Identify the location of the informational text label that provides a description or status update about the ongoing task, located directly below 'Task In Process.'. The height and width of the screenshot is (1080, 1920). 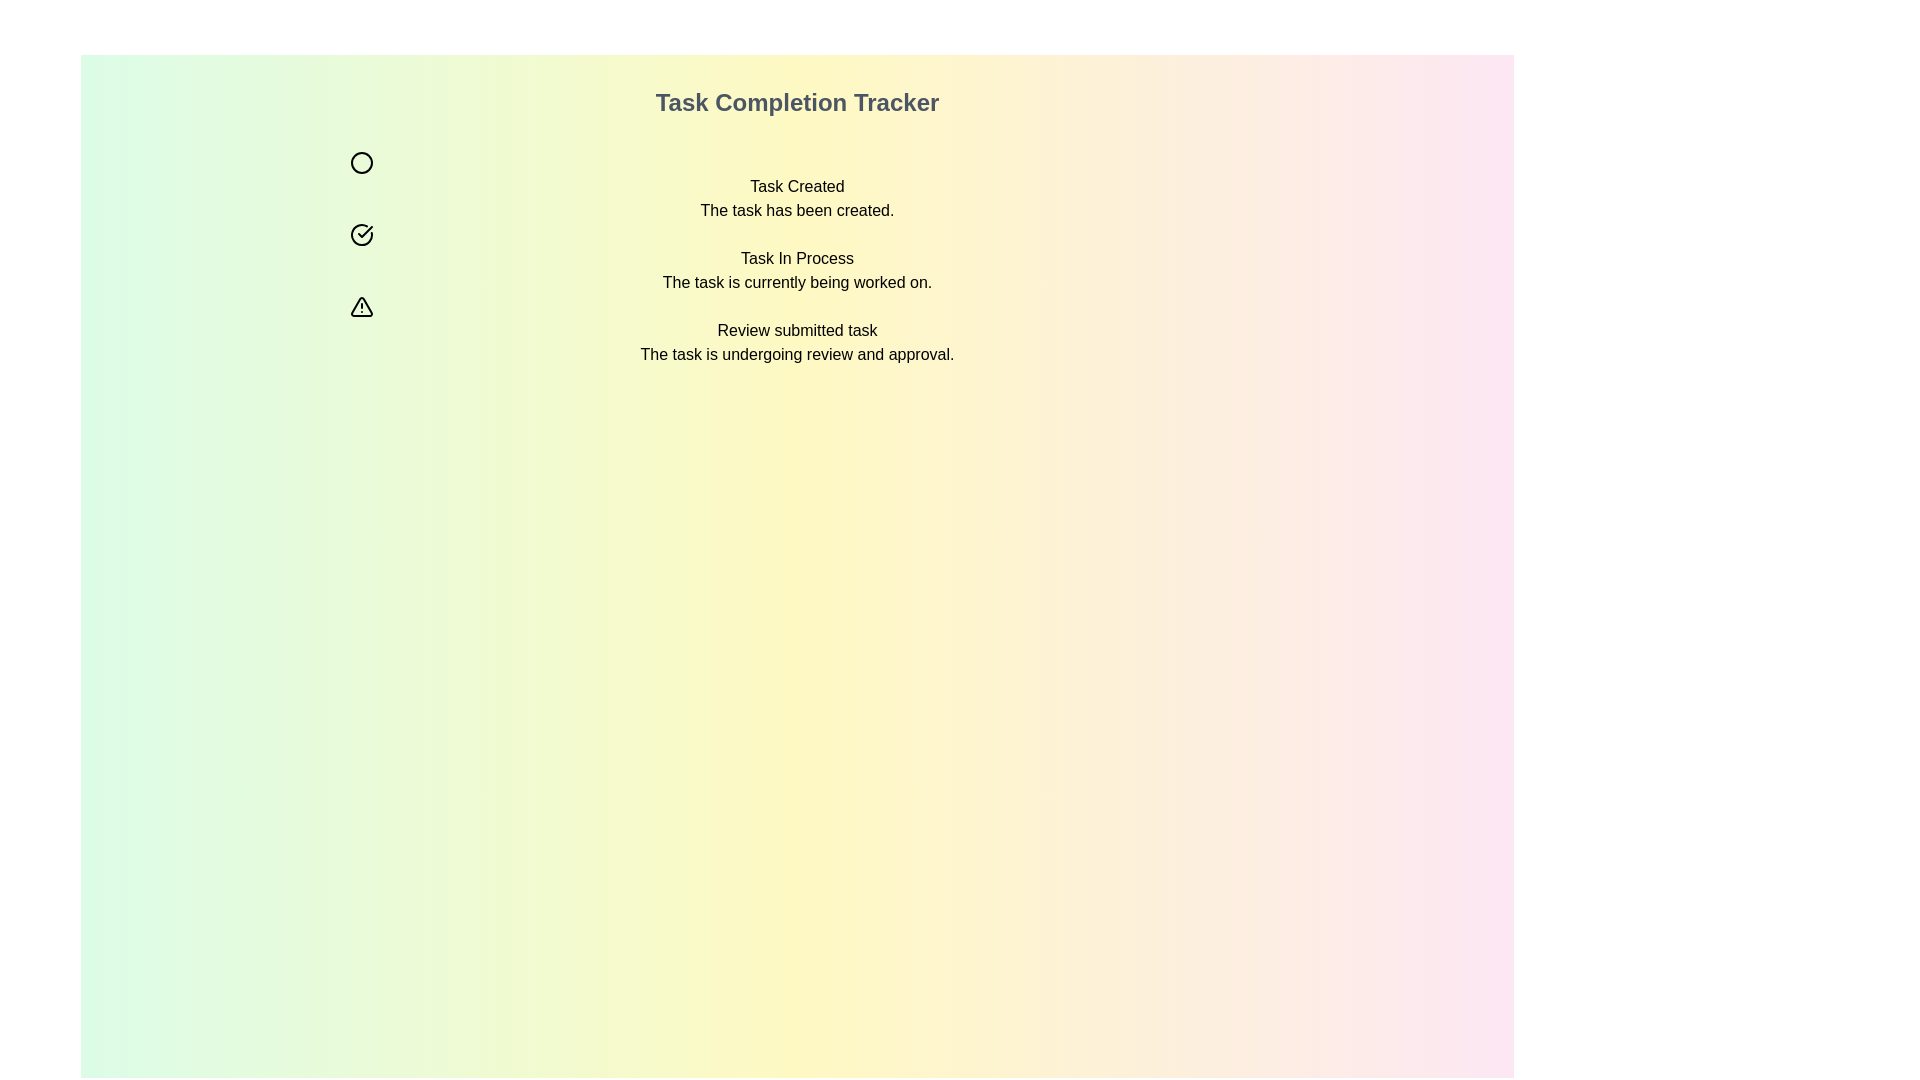
(796, 282).